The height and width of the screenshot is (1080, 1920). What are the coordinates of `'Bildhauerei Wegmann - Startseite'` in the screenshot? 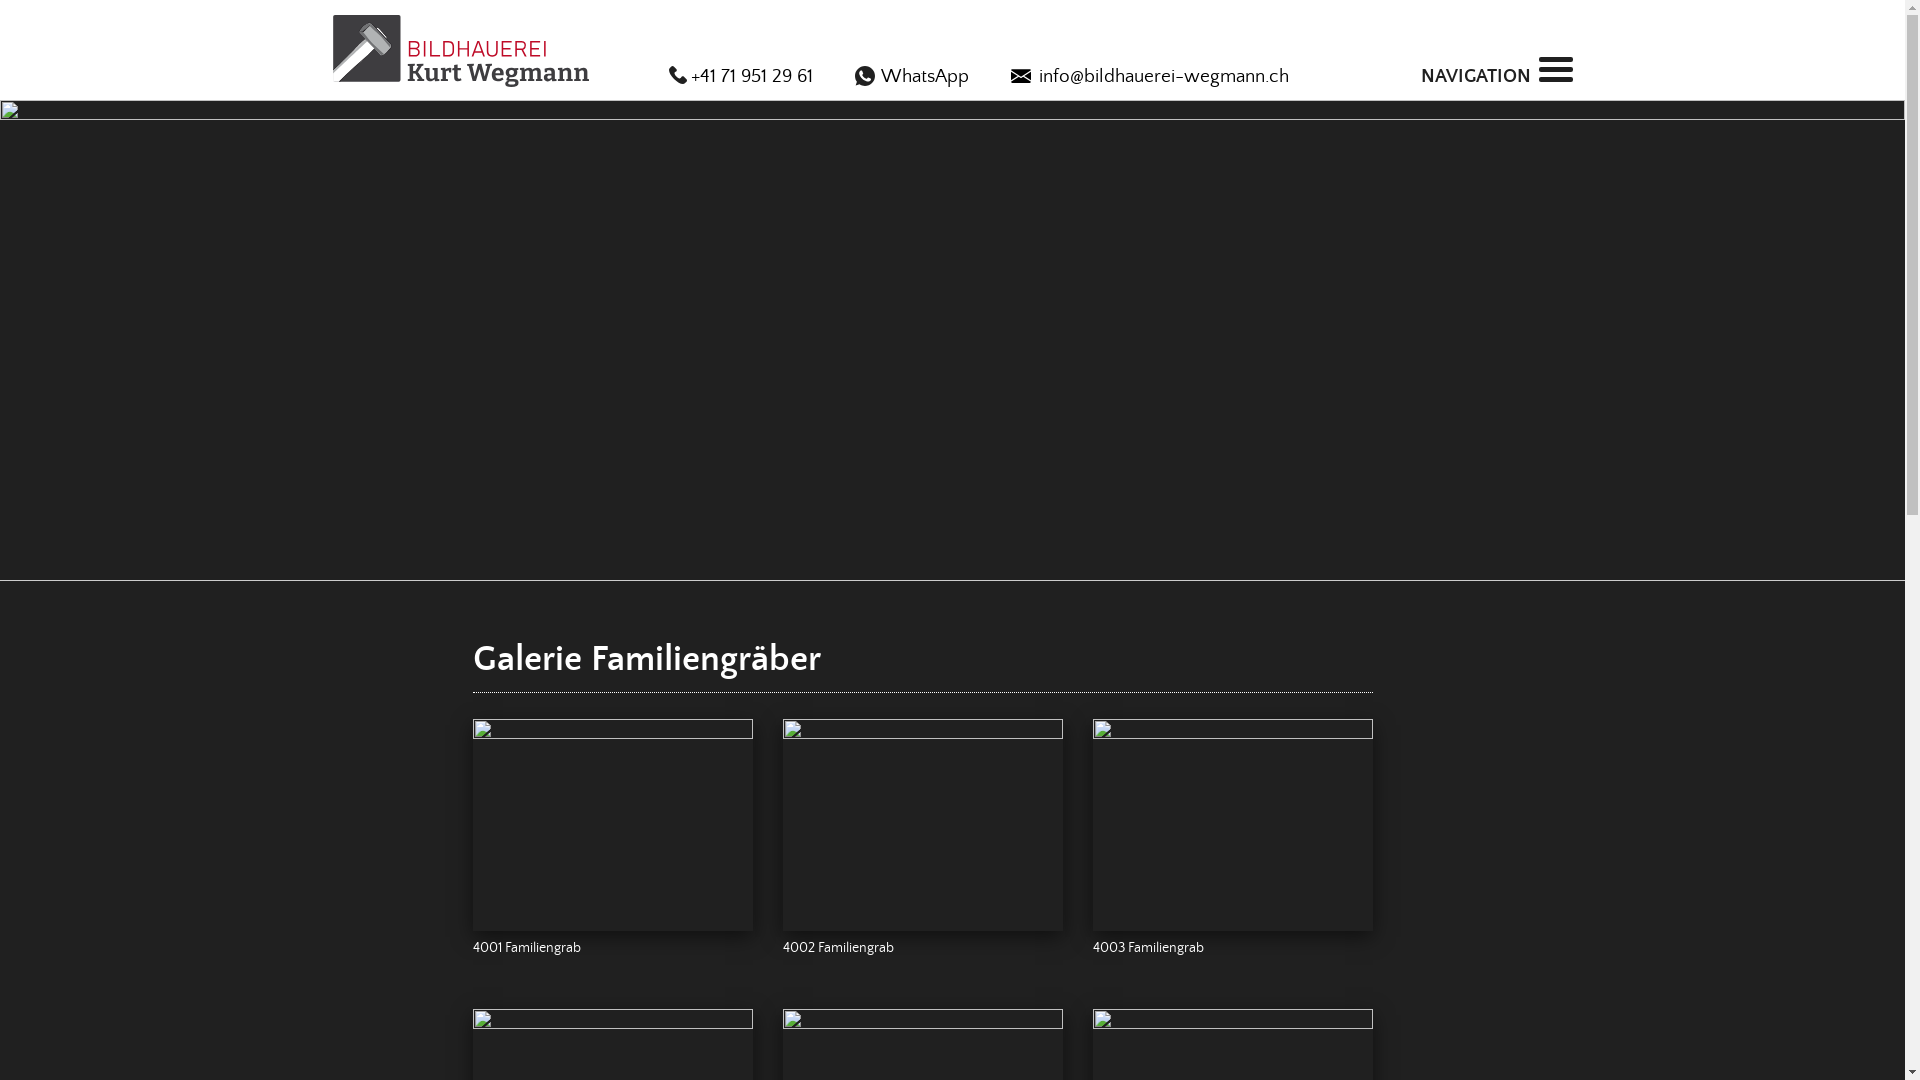 It's located at (459, 49).